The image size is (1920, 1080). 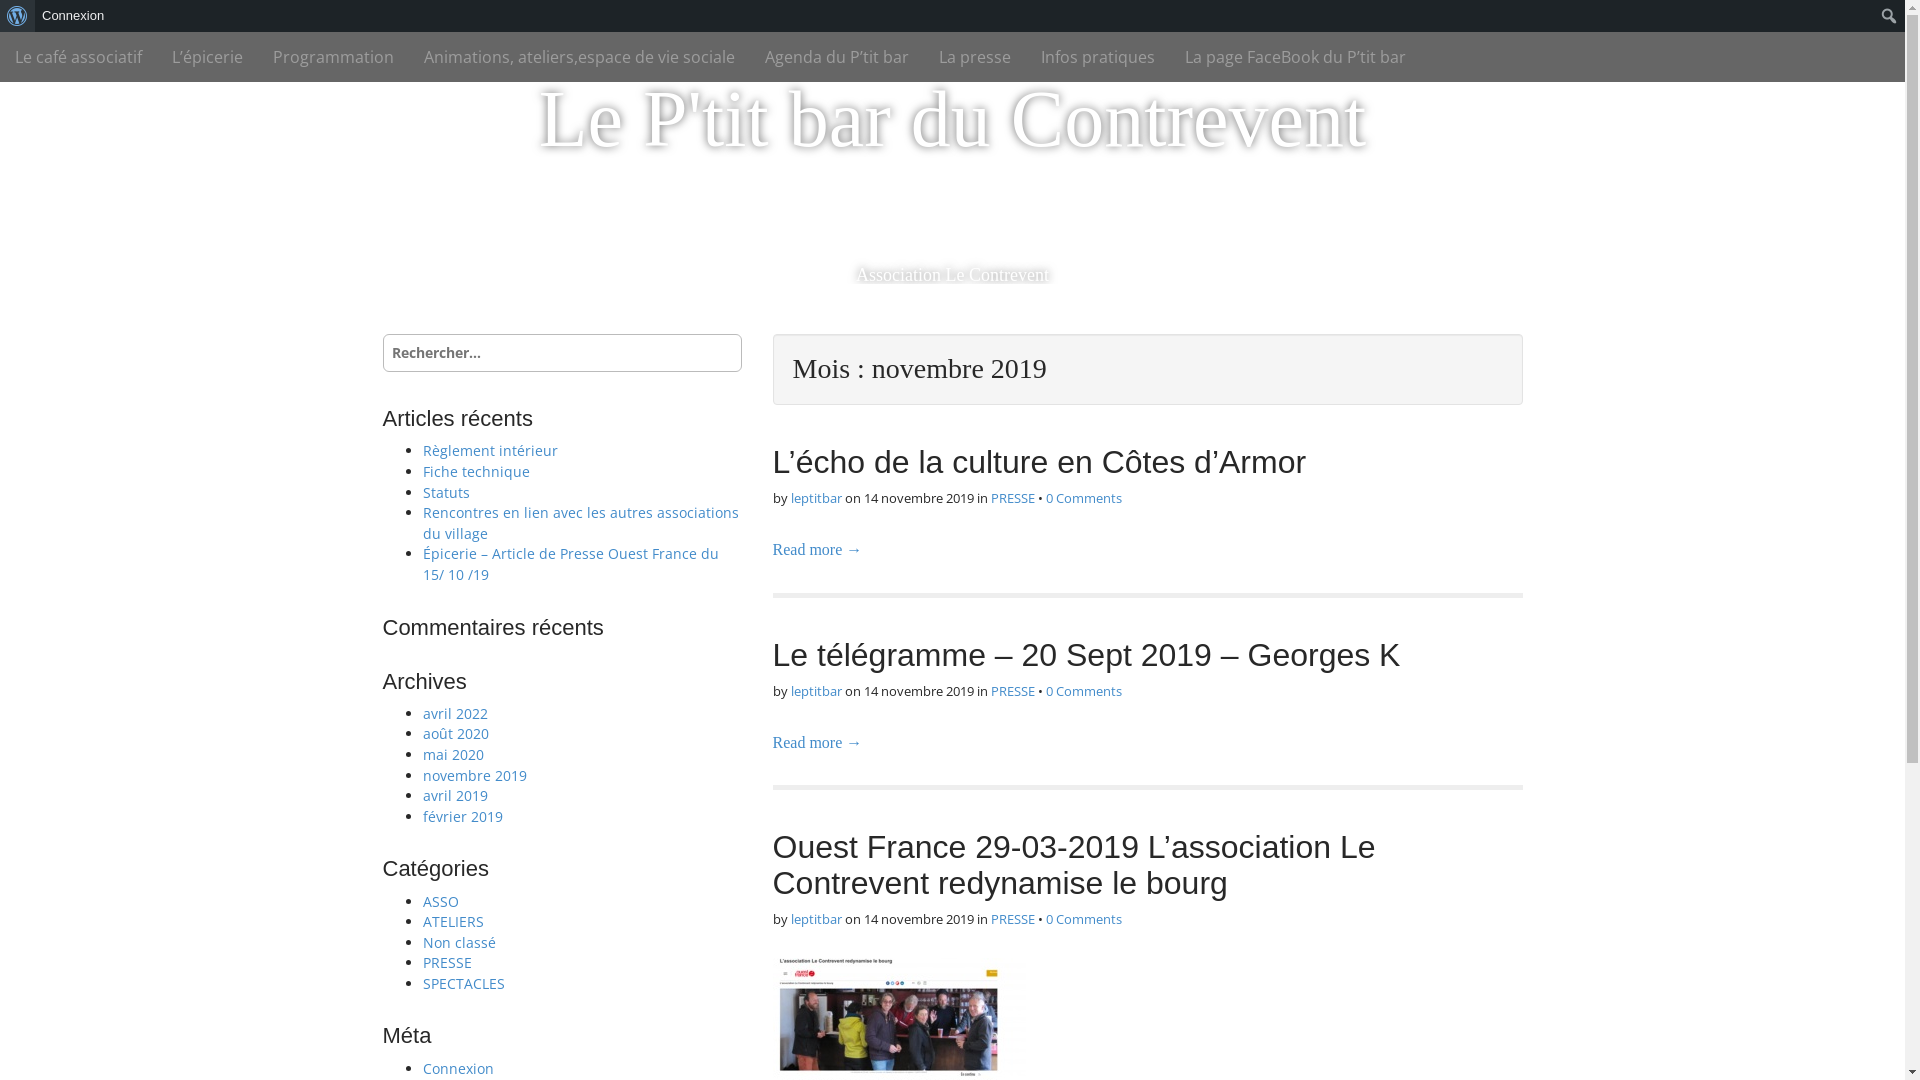 I want to click on 'Fiche technique', so click(x=474, y=471).